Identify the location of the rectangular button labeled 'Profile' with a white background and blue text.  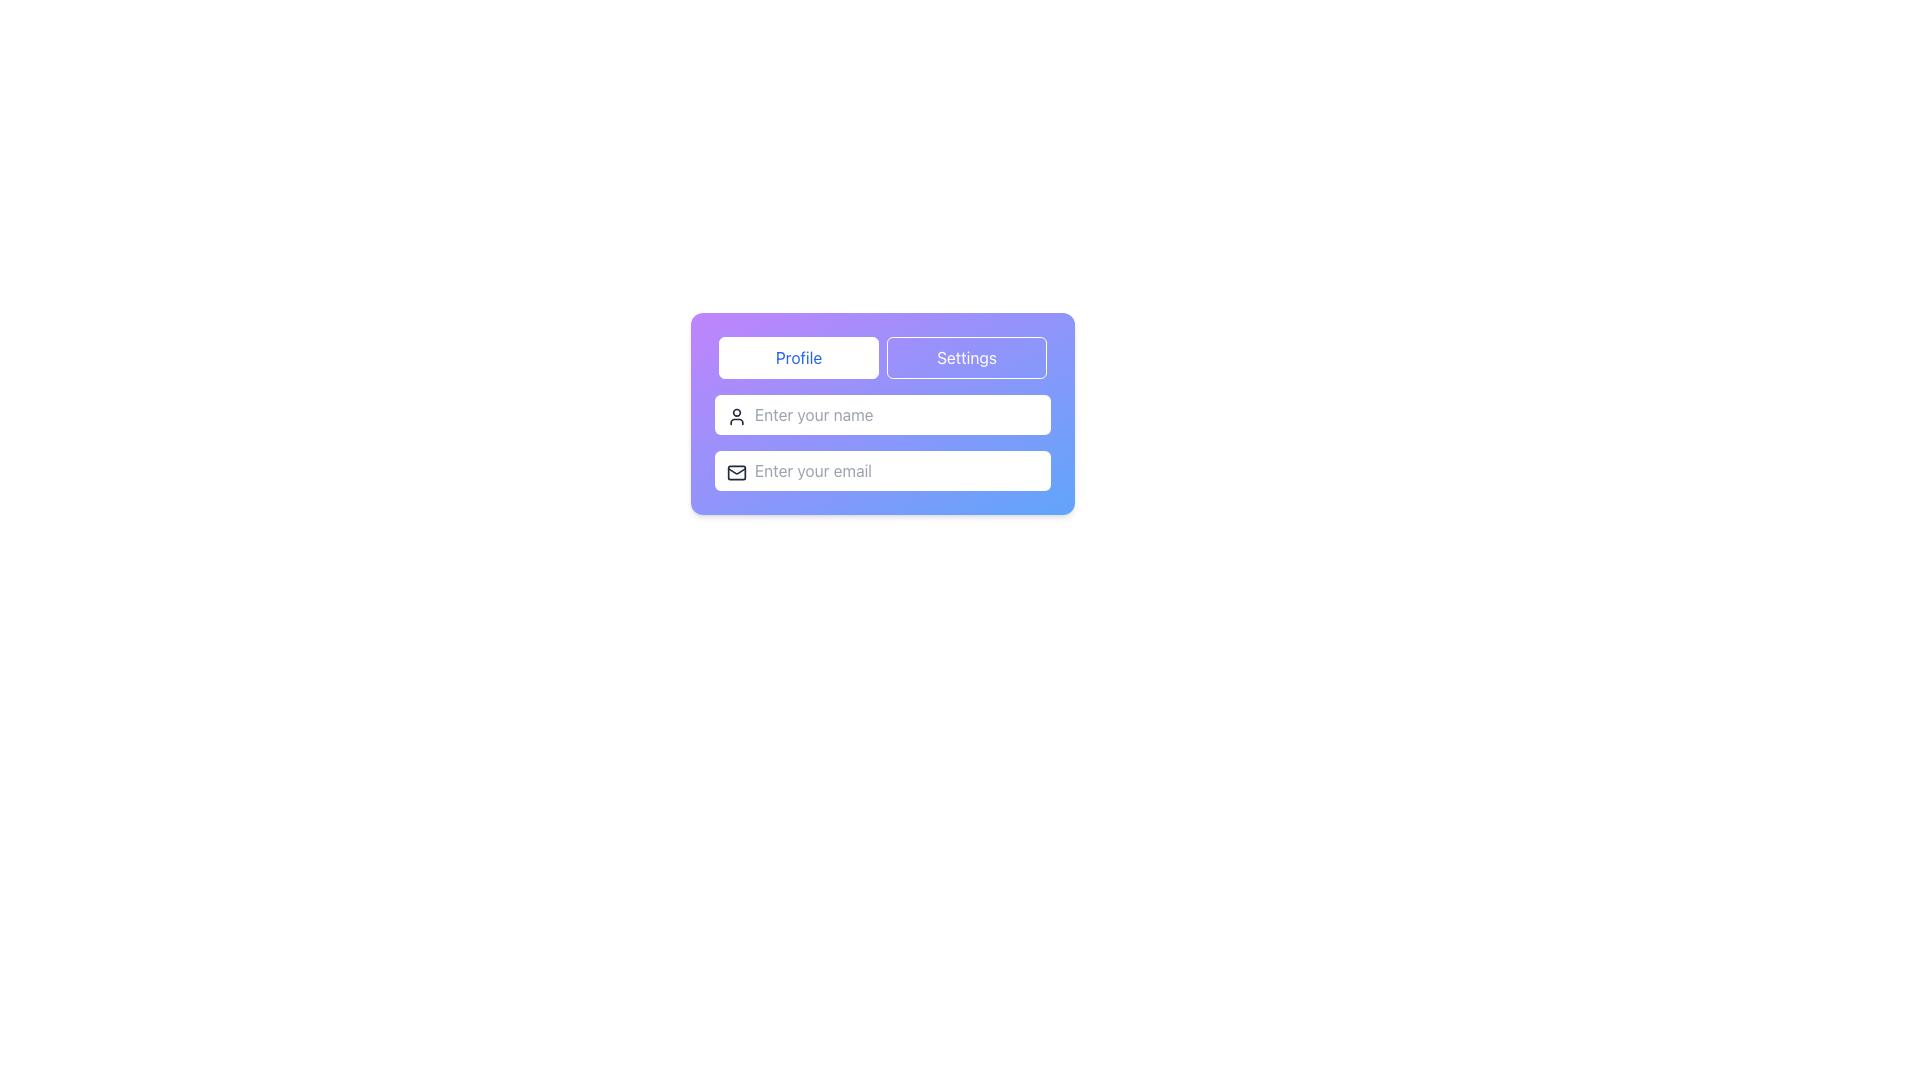
(797, 357).